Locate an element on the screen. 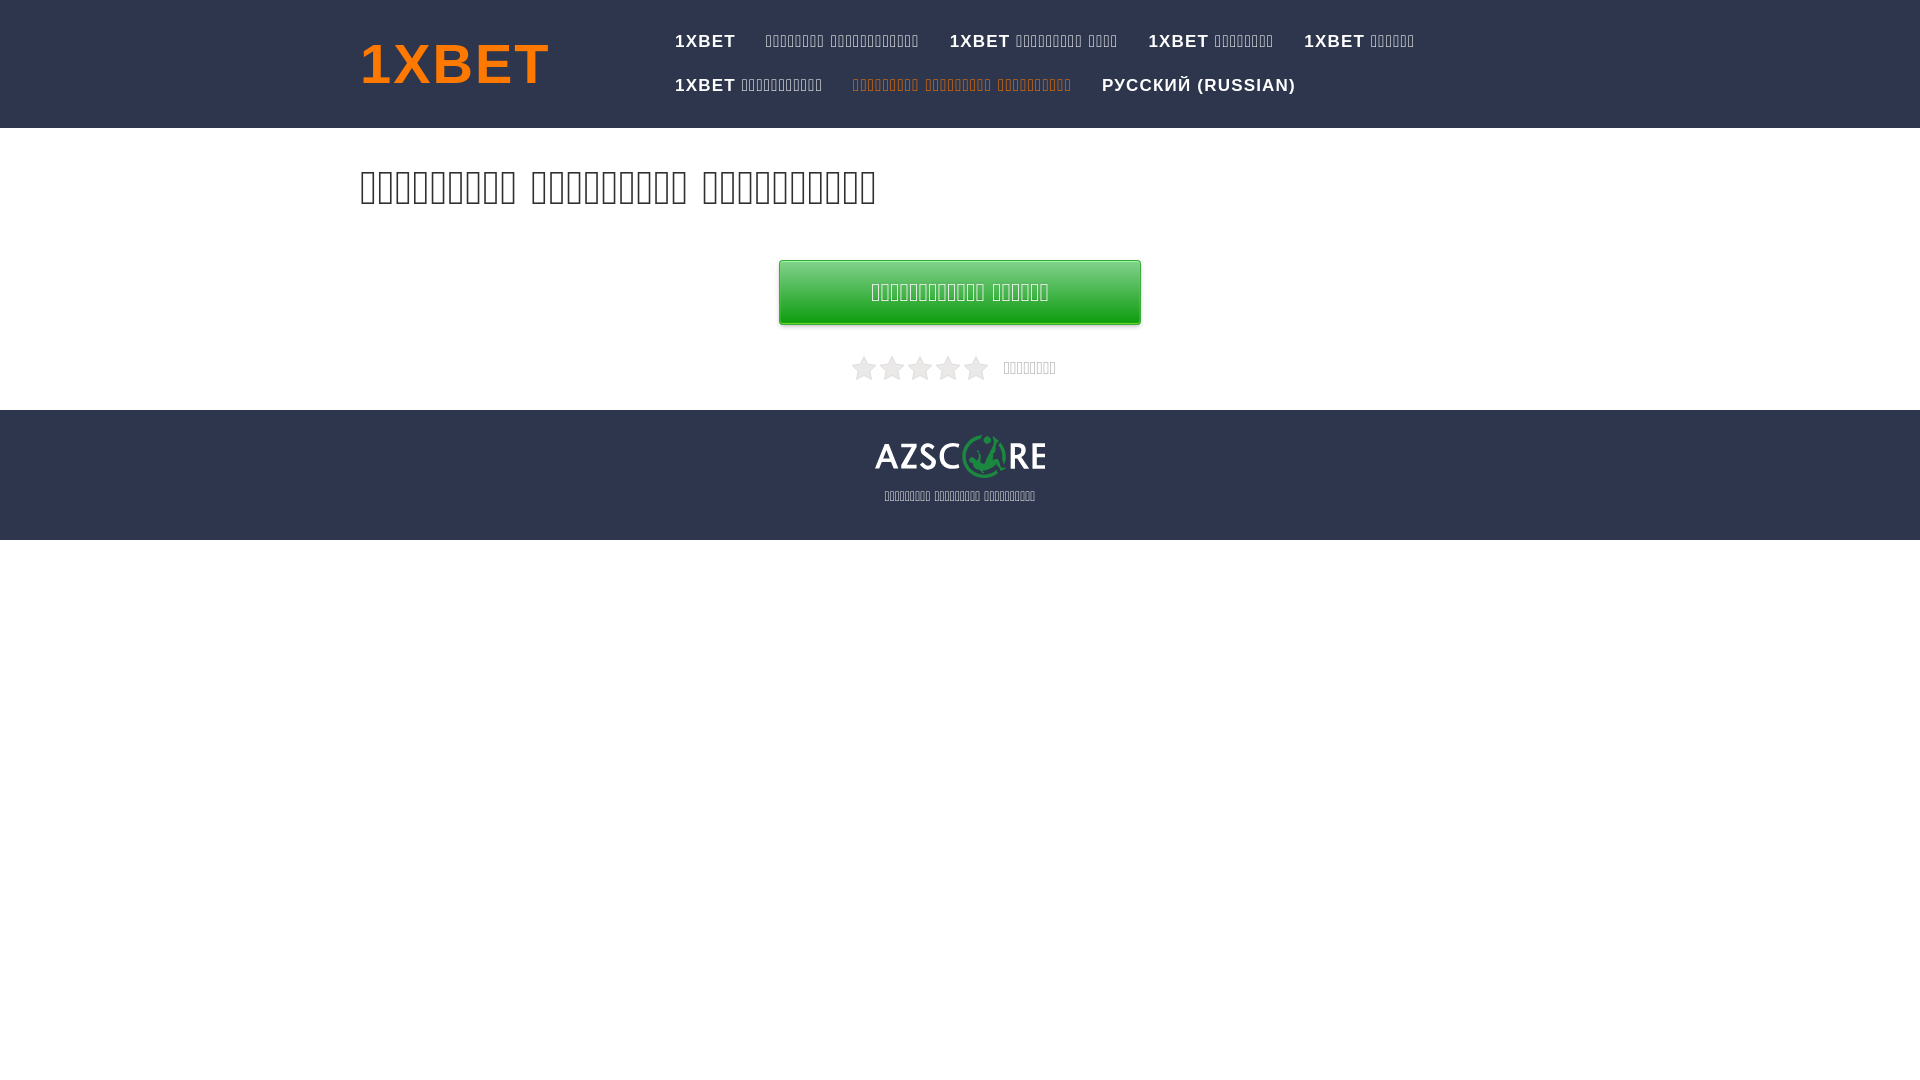 Image resolution: width=1920 pixels, height=1080 pixels. '1XBET' is located at coordinates (454, 62).